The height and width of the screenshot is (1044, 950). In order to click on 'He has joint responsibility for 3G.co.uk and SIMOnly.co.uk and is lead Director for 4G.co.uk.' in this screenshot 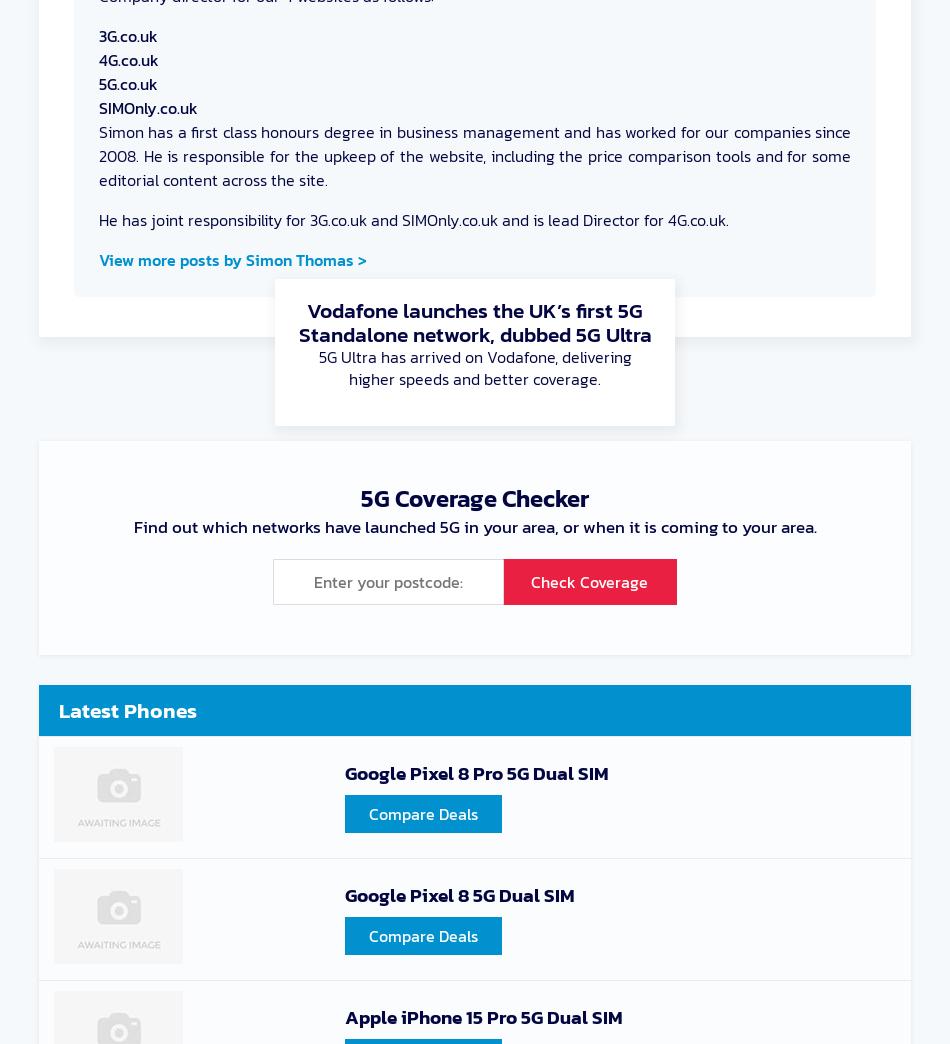, I will do `click(98, 219)`.